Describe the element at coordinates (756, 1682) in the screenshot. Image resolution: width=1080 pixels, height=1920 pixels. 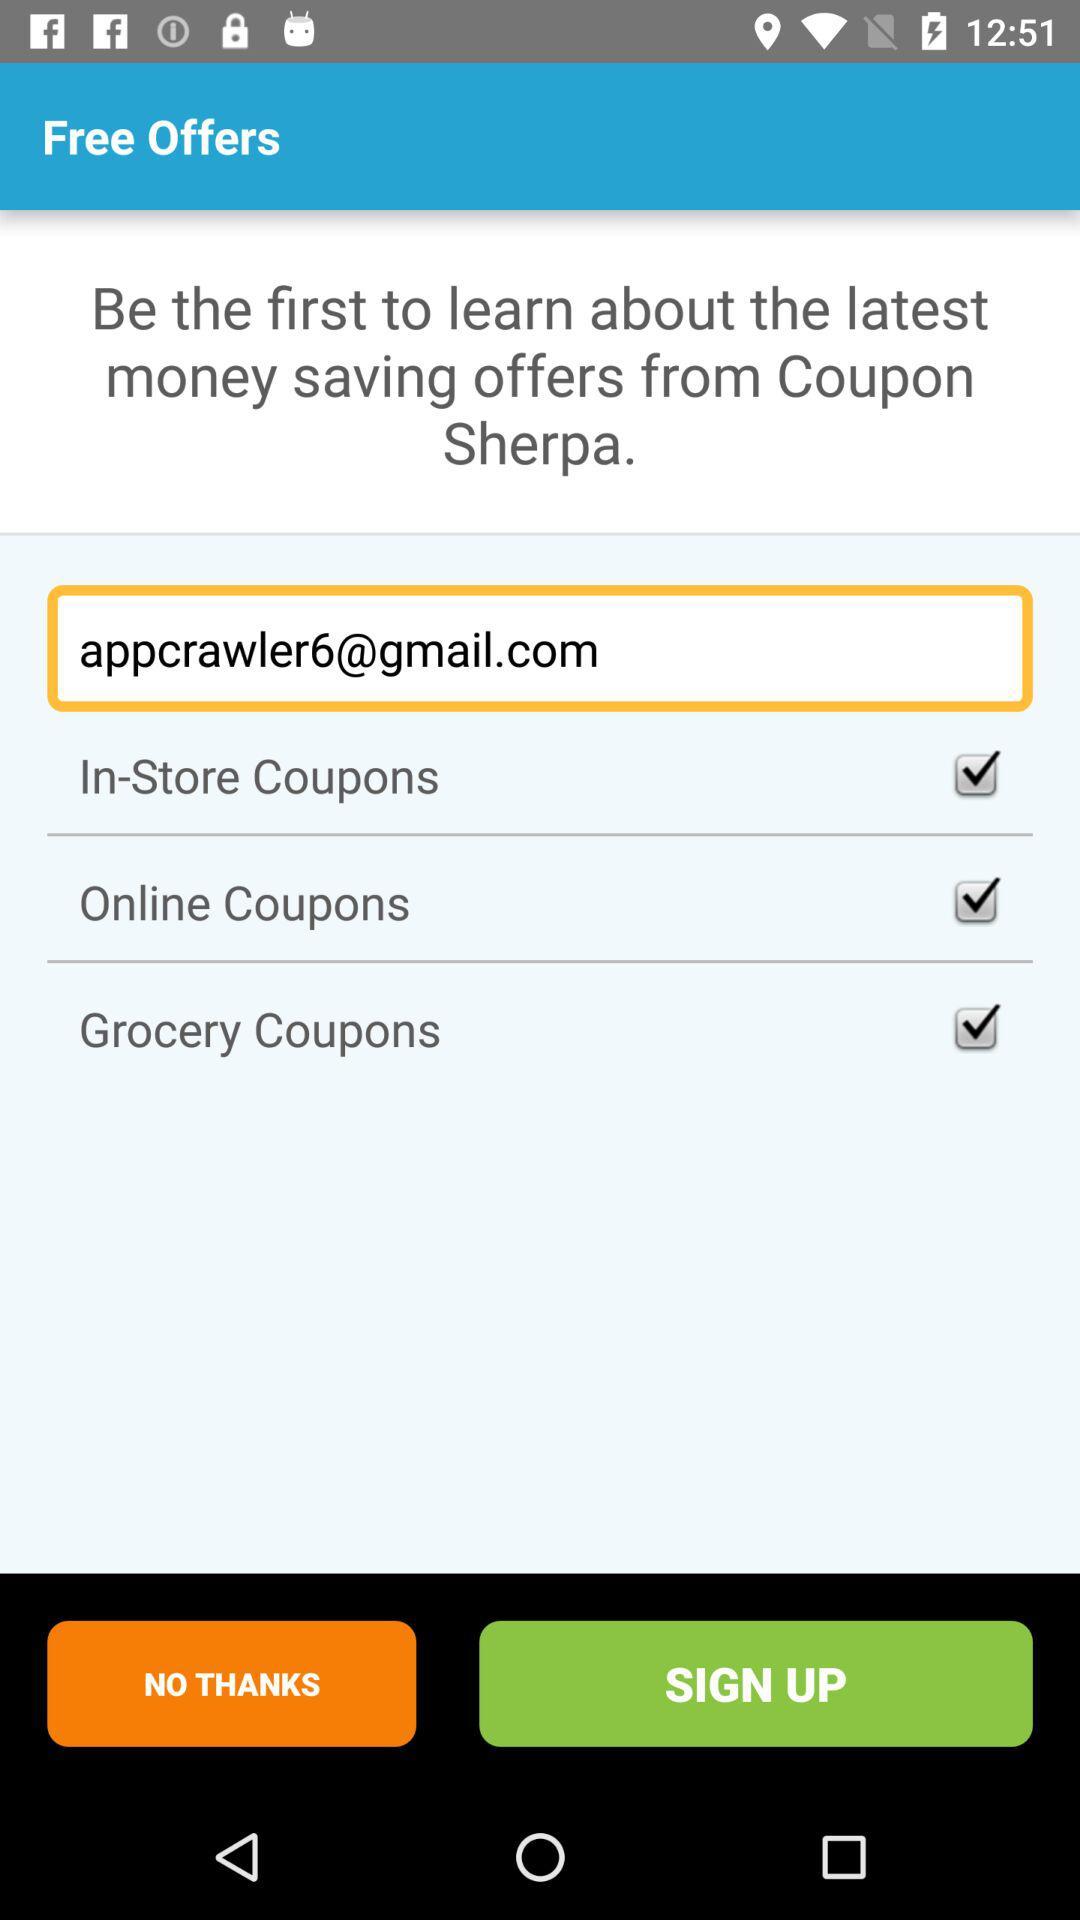
I see `the icon next to the no thanks` at that location.